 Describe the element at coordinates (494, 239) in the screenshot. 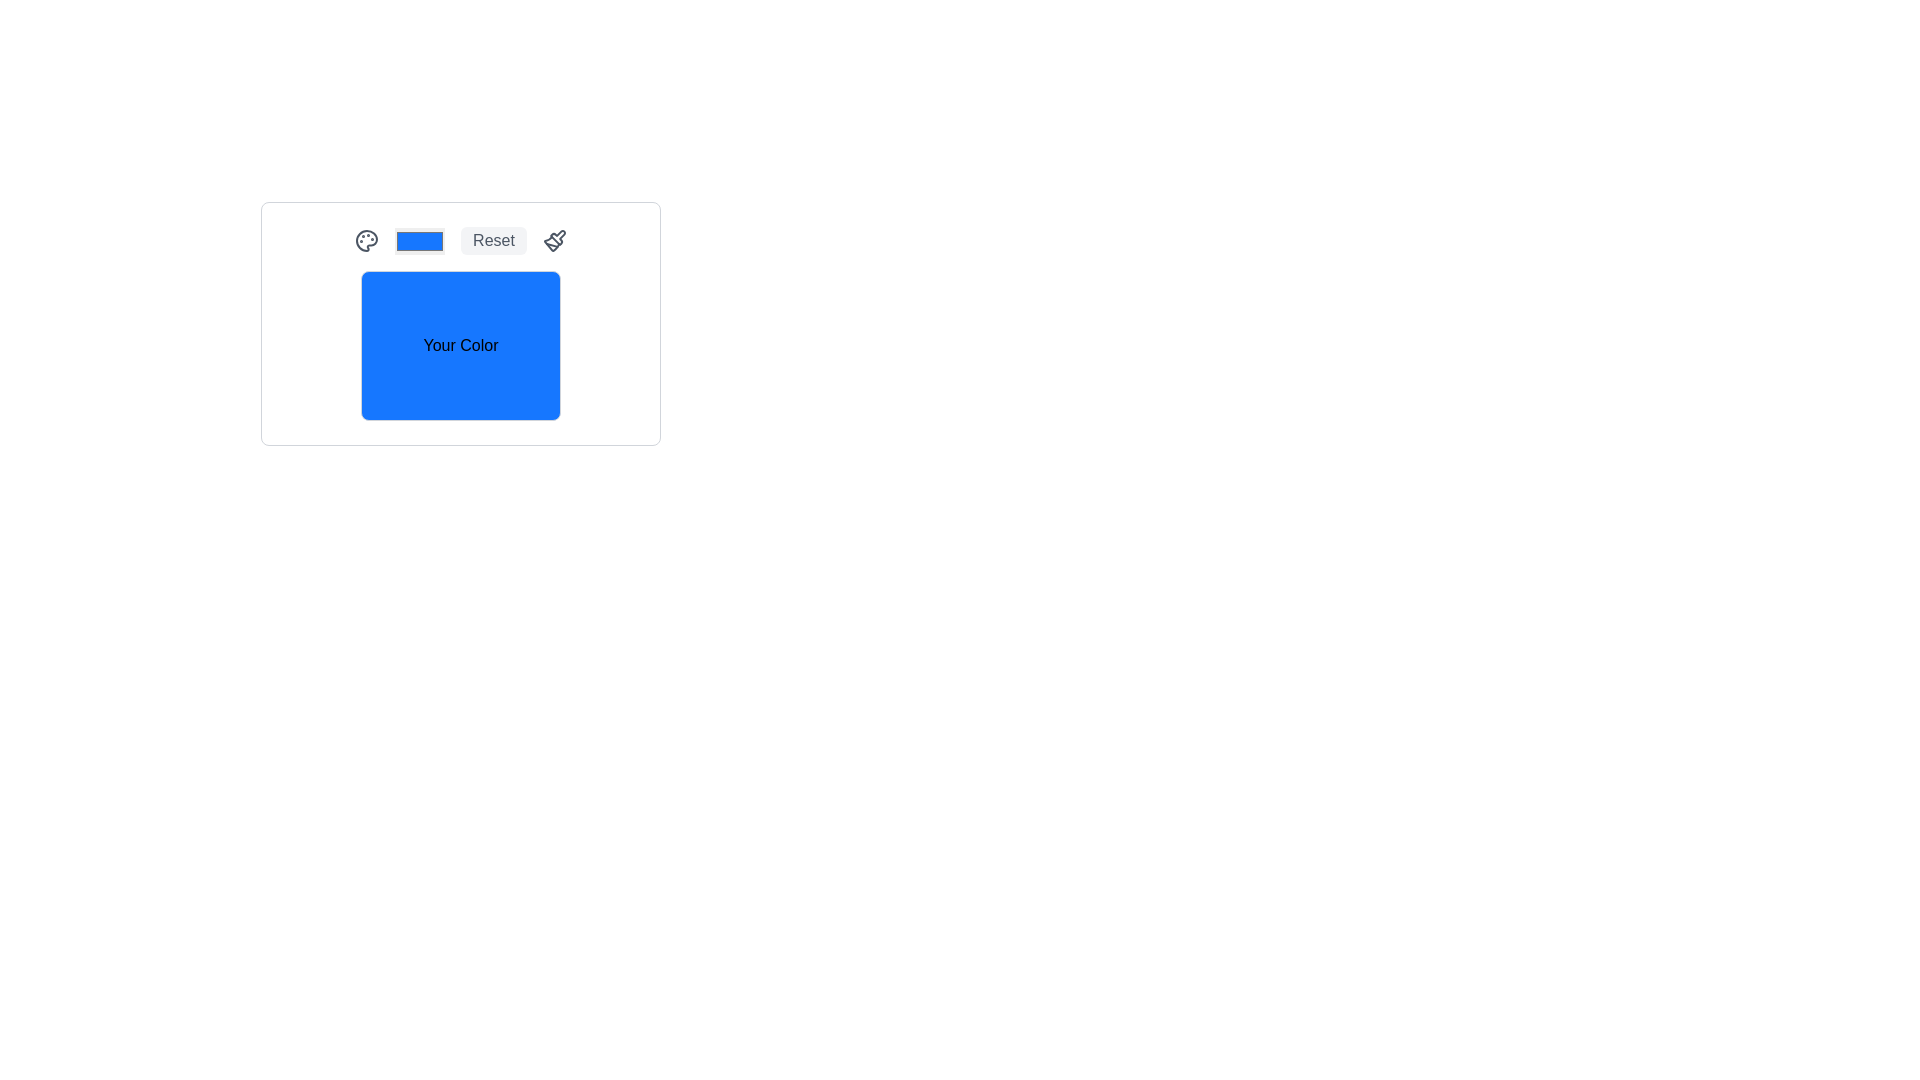

I see `the 'Reset' button located between the color picker and a paintbrush icon to reset settings to default` at that location.